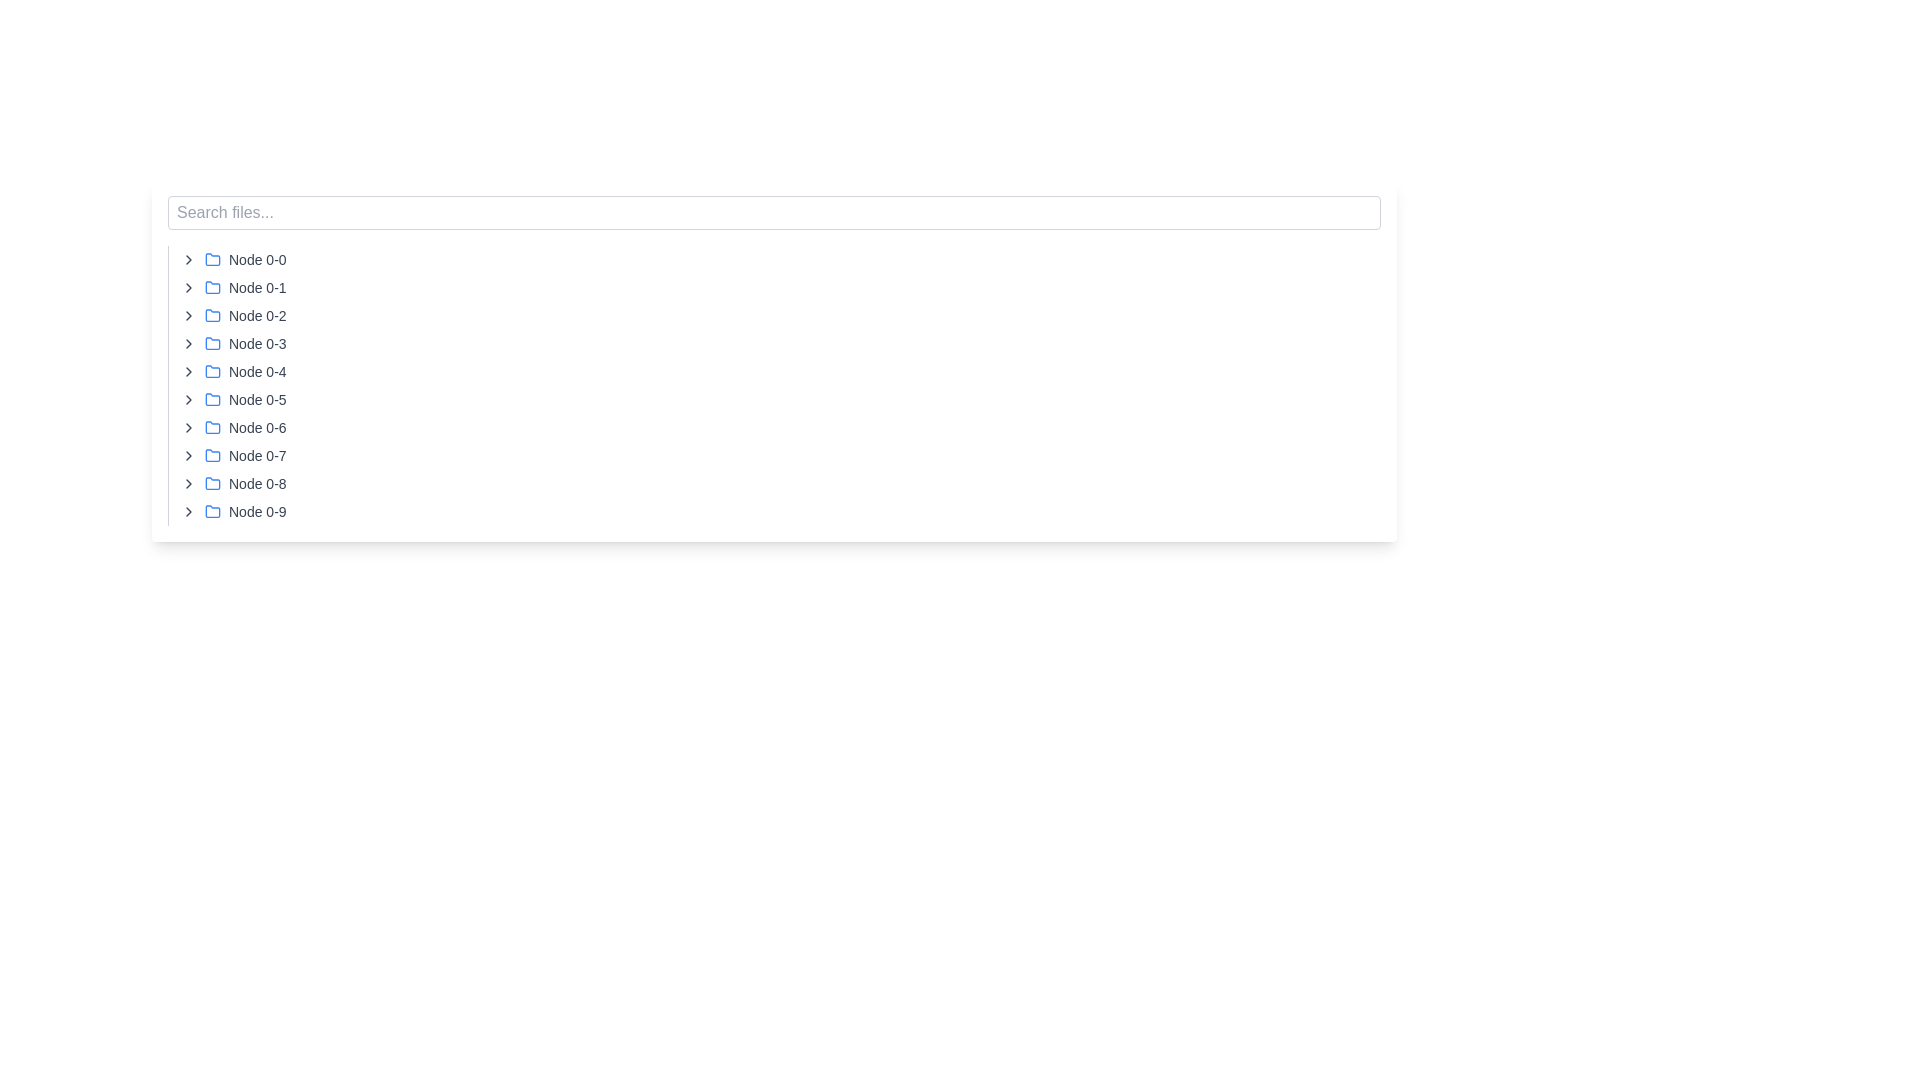 The image size is (1920, 1080). Describe the element at coordinates (212, 342) in the screenshot. I see `the right portion of the folder icon for 'Node 0-3' in the file explorer interface to aid in navigation` at that location.